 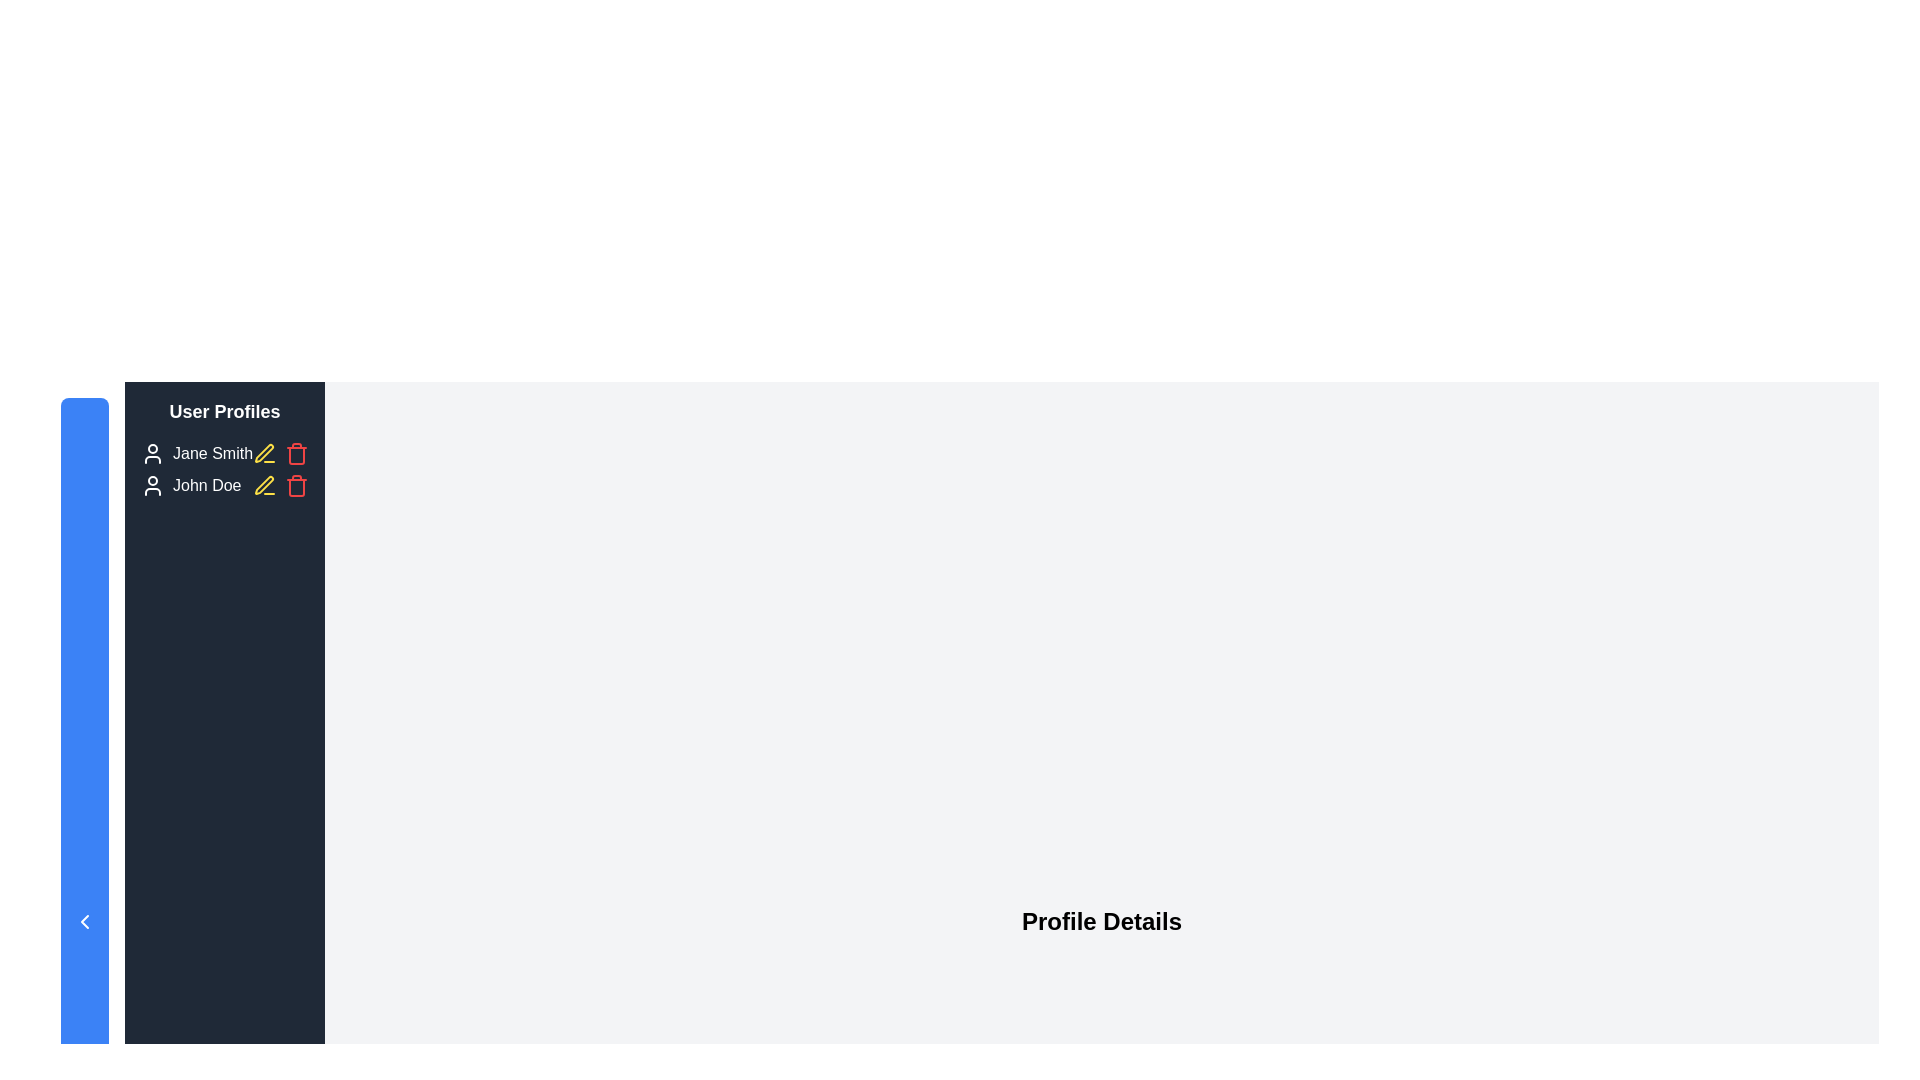 I want to click on the yellow pen icon button, so click(x=263, y=486).